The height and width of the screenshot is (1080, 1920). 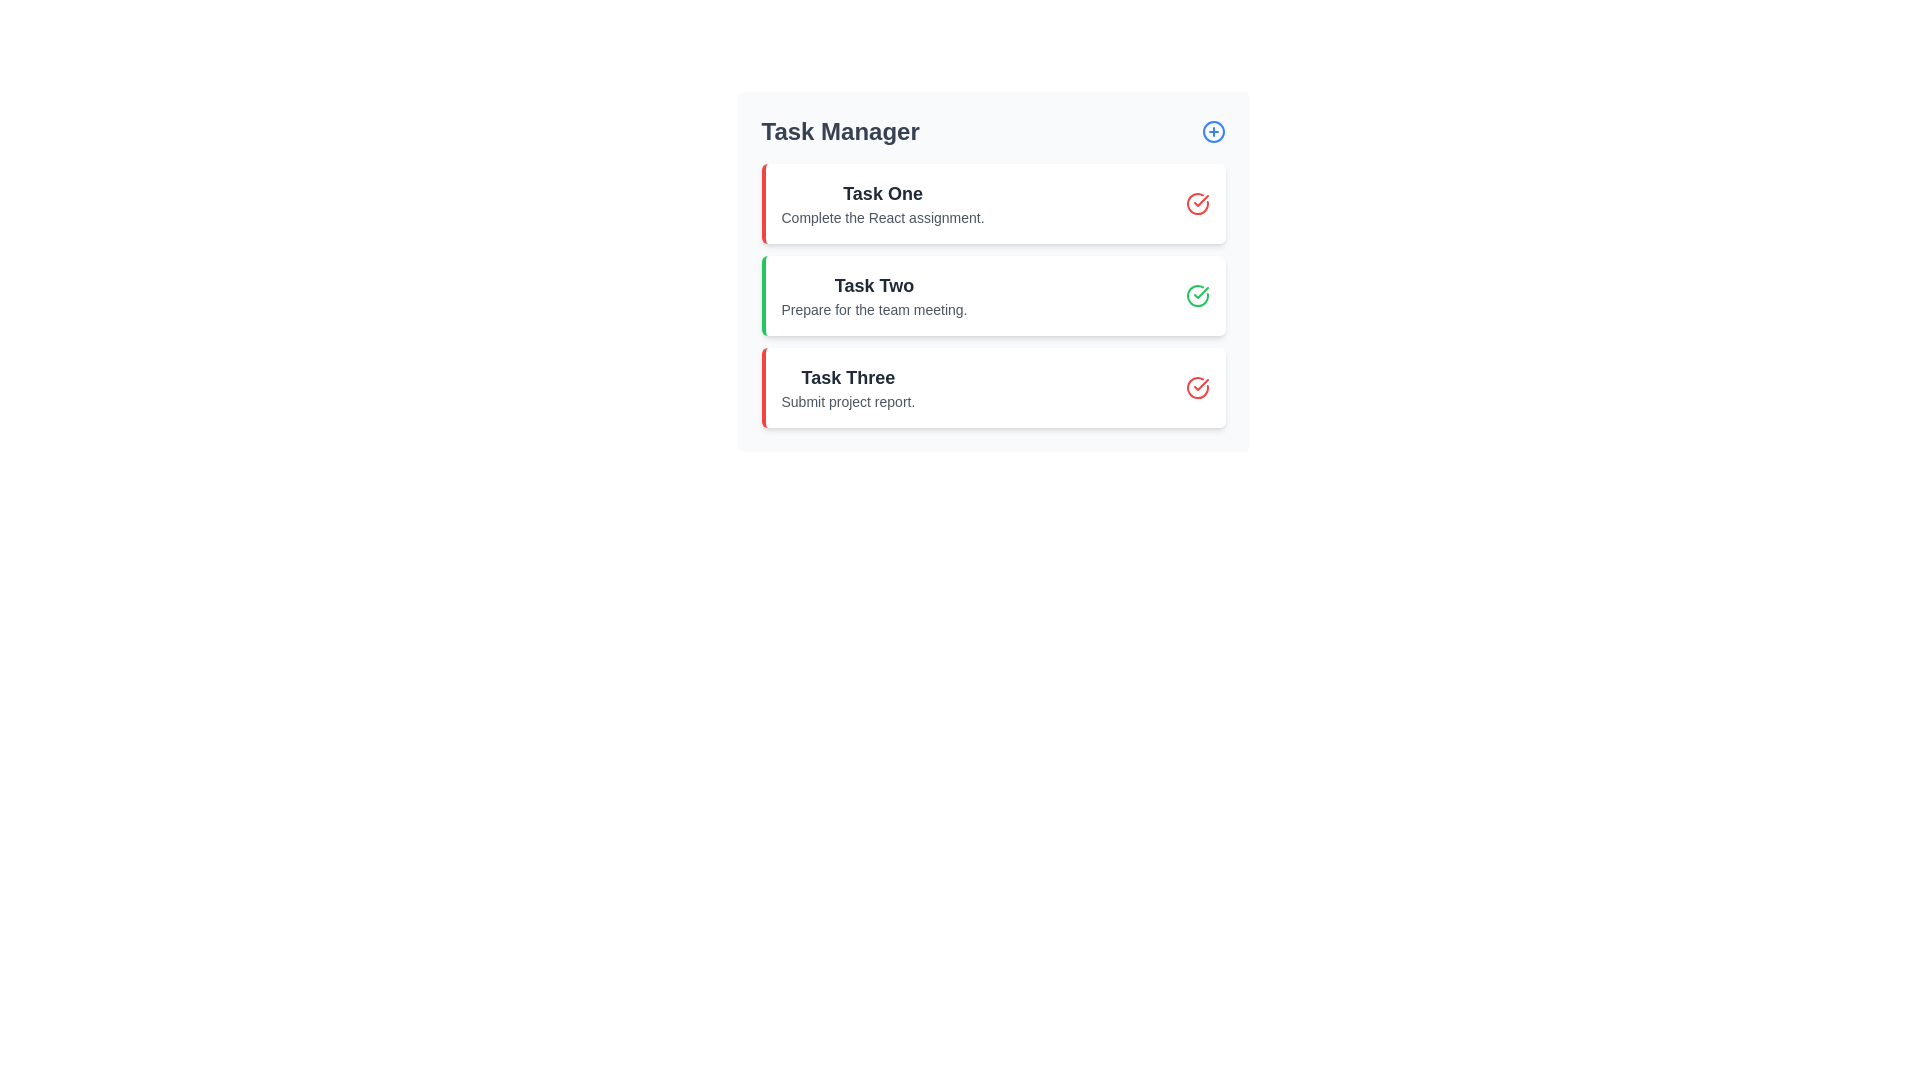 What do you see at coordinates (995, 296) in the screenshot?
I see `the Task item titled 'Task Two'` at bounding box center [995, 296].